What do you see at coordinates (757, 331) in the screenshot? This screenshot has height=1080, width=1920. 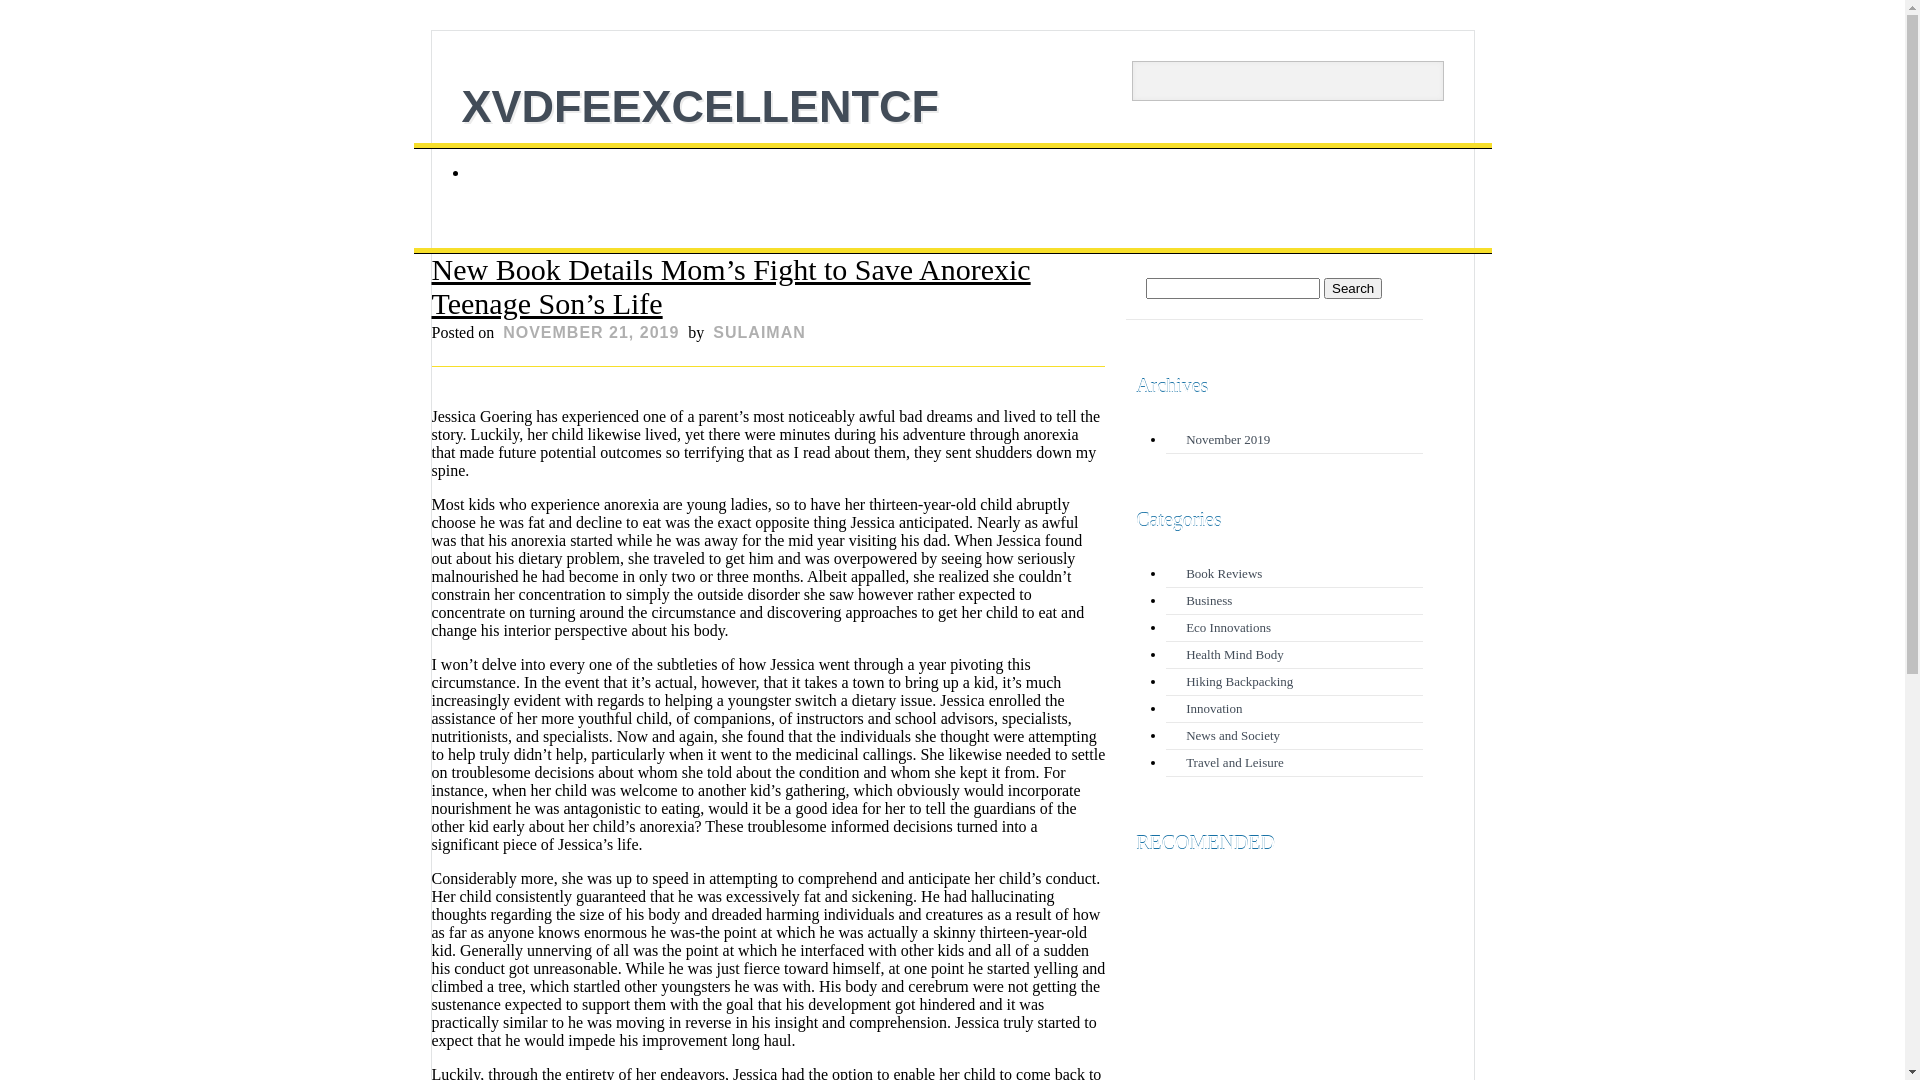 I see `'SULAIMAN'` at bounding box center [757, 331].